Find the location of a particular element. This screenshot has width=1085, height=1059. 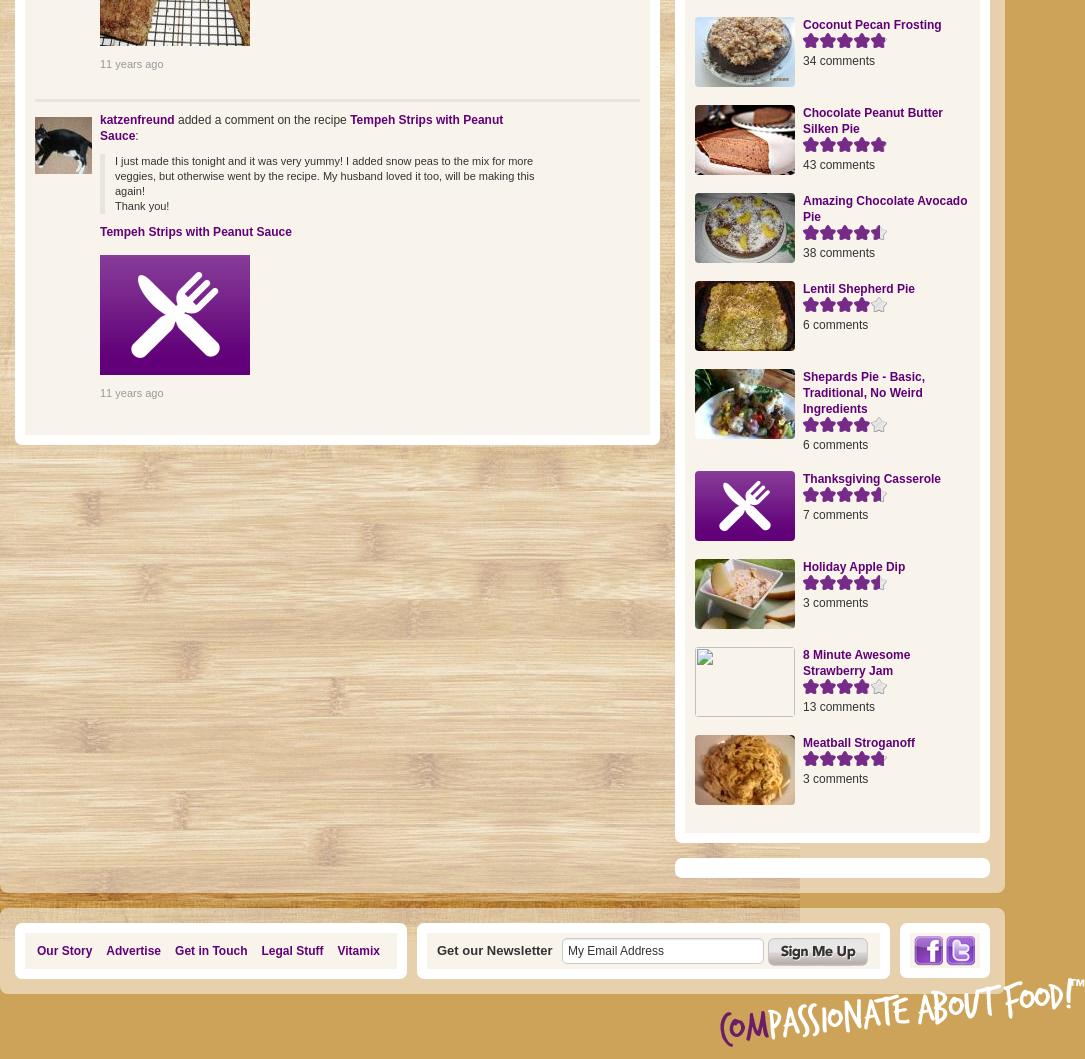

'Holiday Apple Dip' is located at coordinates (853, 565).